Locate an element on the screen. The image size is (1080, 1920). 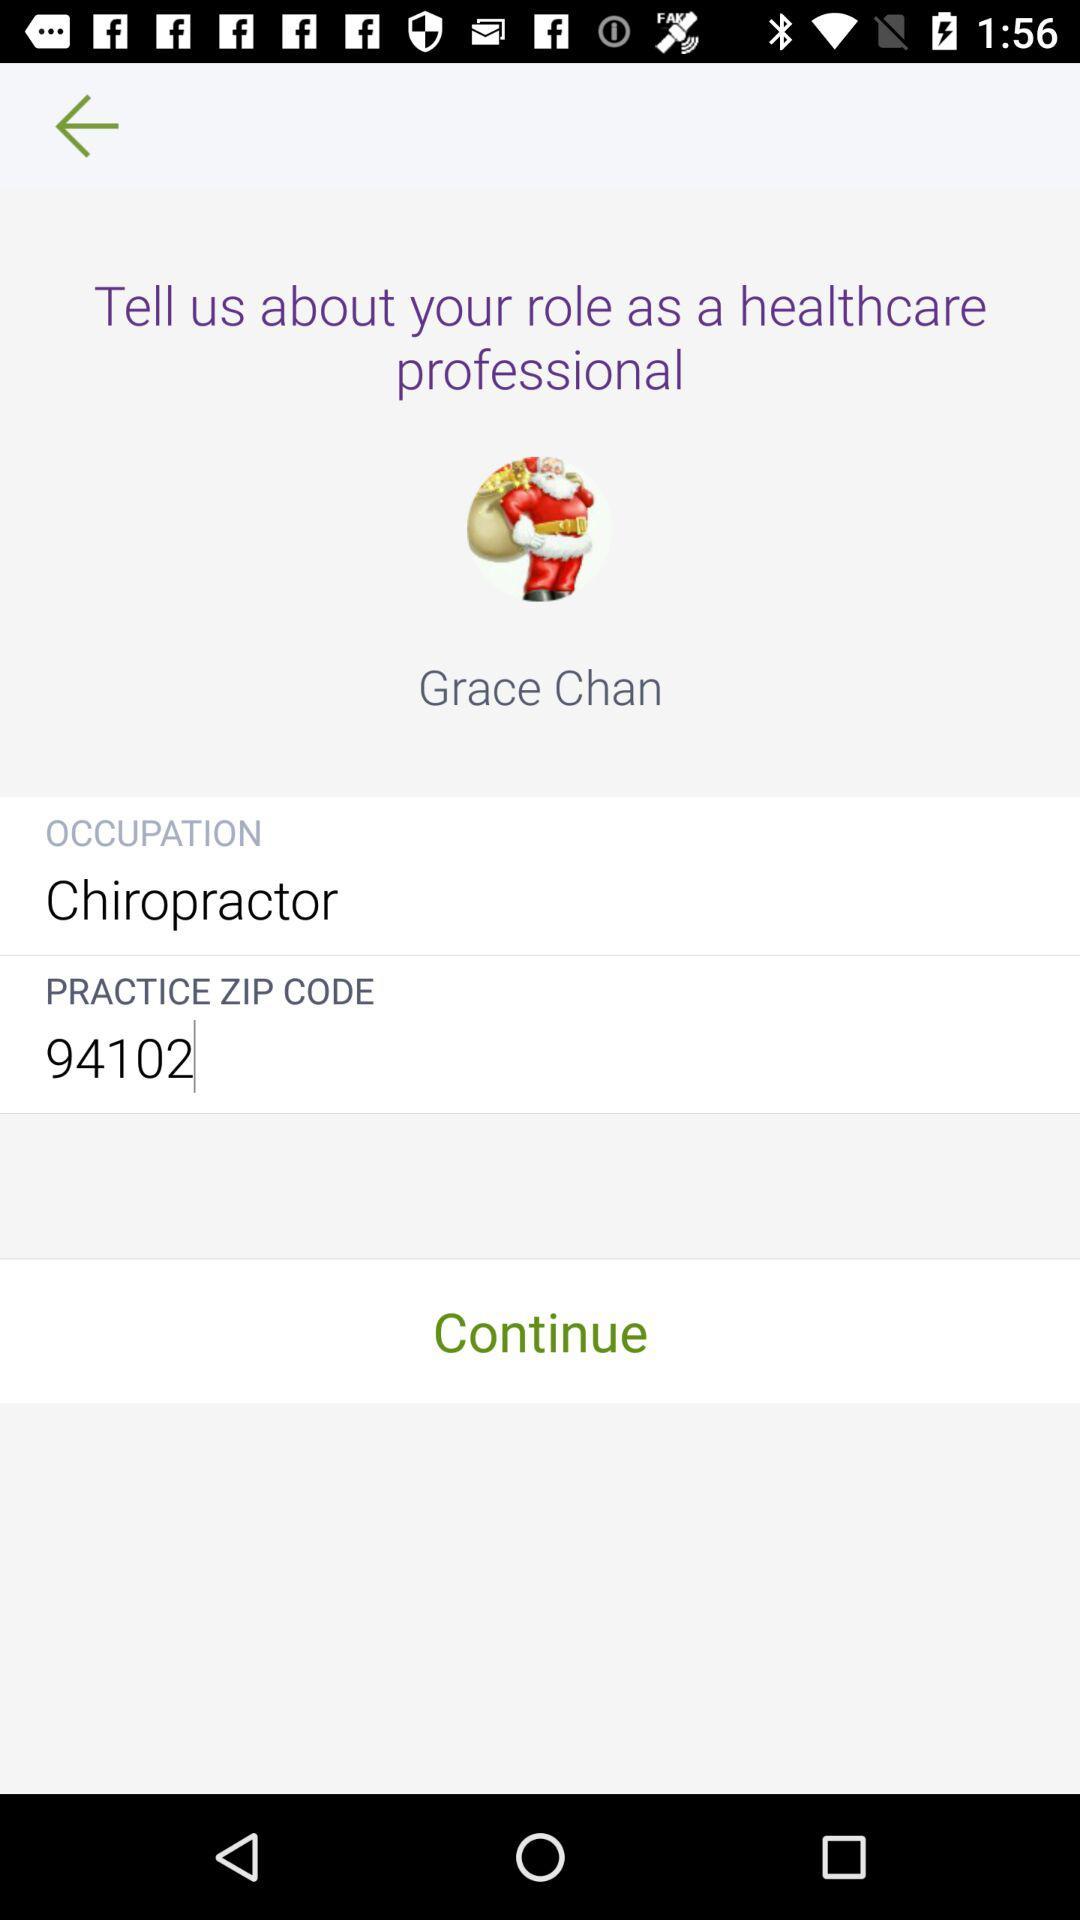
the icon above the grace chan item is located at coordinates (538, 529).